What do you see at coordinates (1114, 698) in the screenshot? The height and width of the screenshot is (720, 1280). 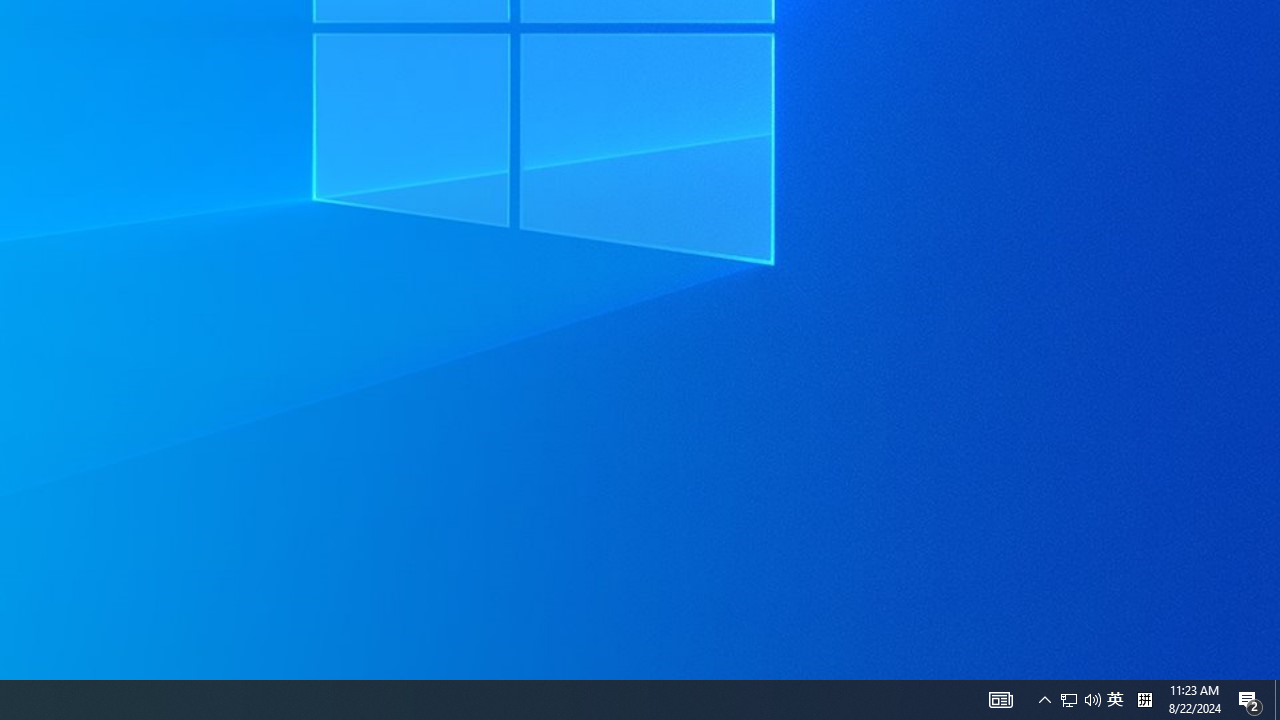 I see `'User Promoted Notification Area'` at bounding box center [1114, 698].